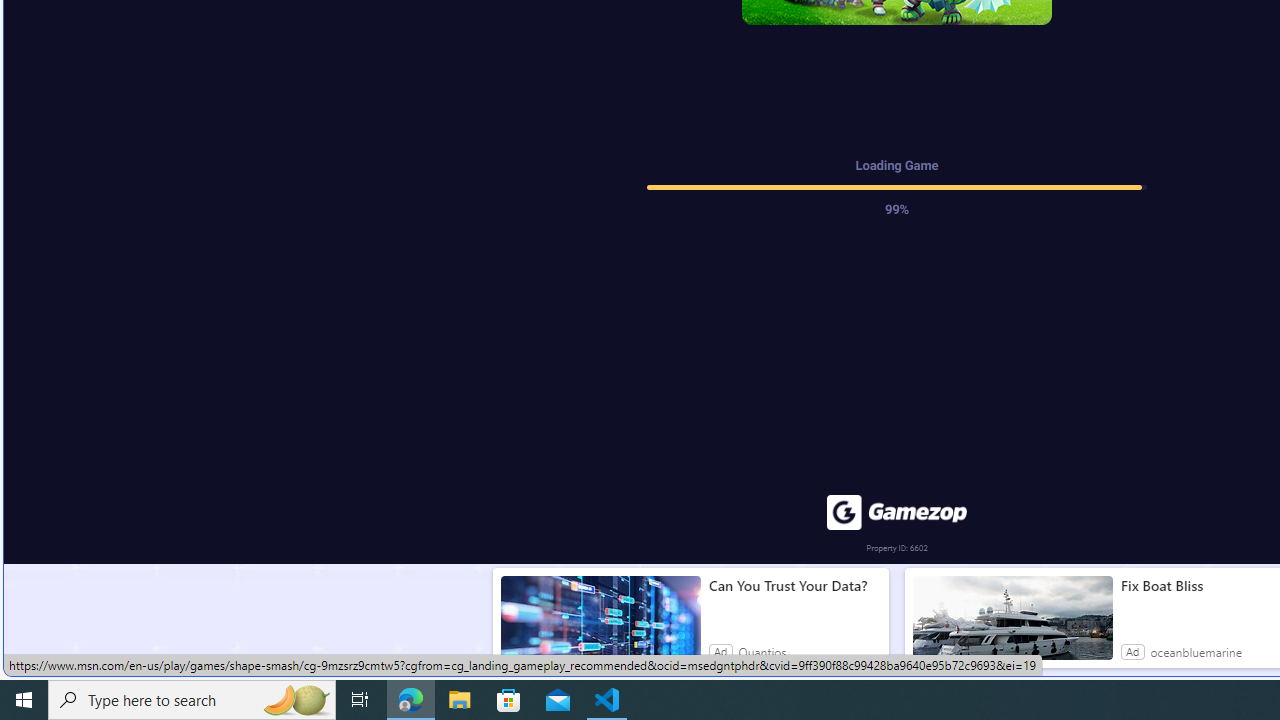 The height and width of the screenshot is (720, 1280). Describe the element at coordinates (761, 651) in the screenshot. I see `'Quantios'` at that location.